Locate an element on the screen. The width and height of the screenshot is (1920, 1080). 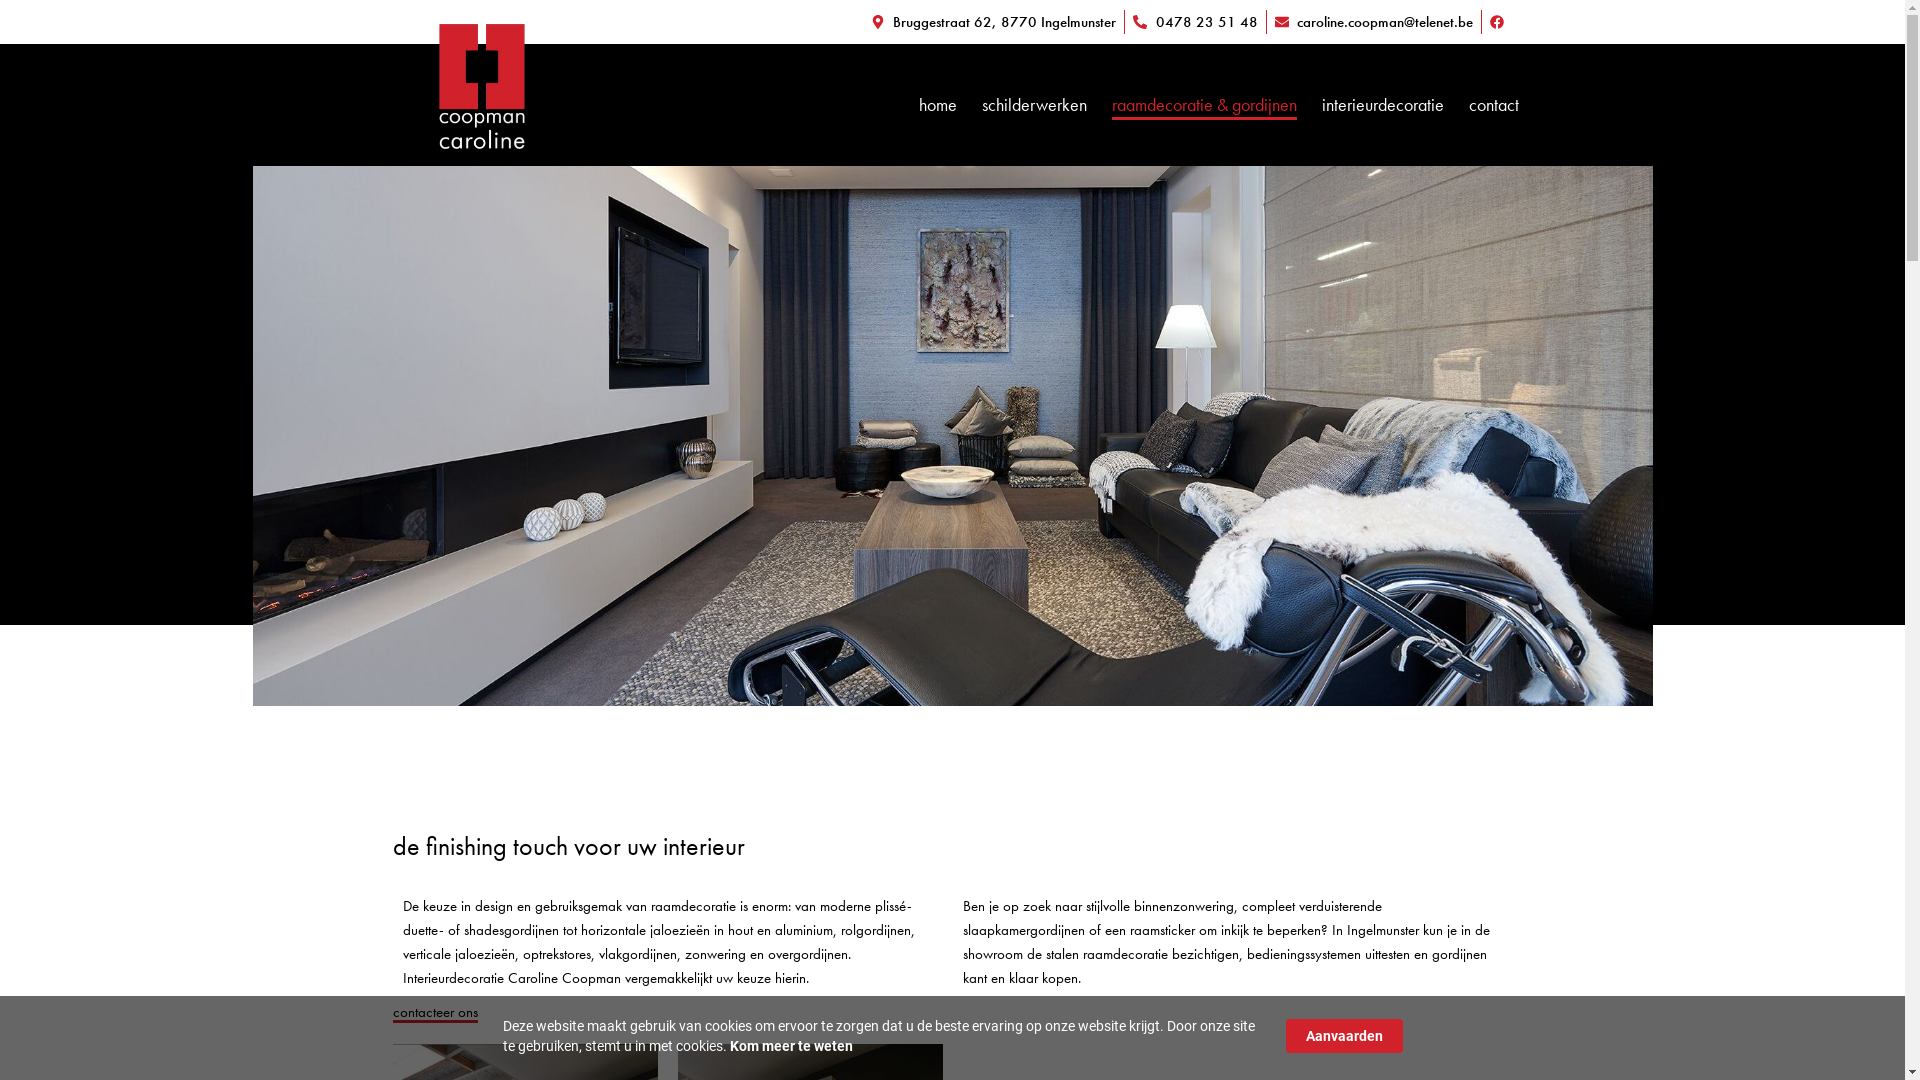
'contact' is located at coordinates (1493, 104).